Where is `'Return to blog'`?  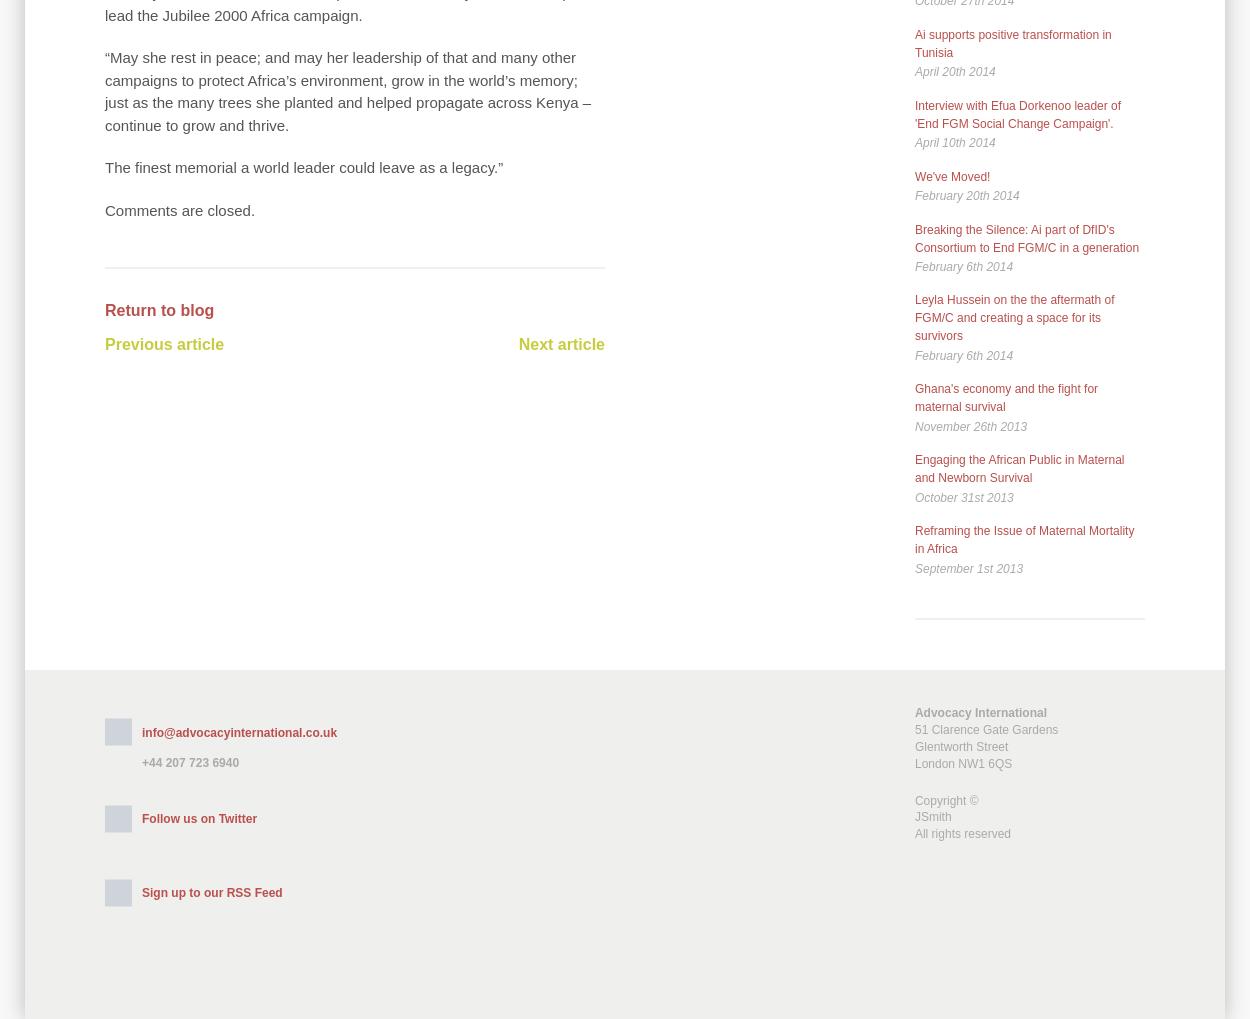 'Return to blog' is located at coordinates (159, 309).